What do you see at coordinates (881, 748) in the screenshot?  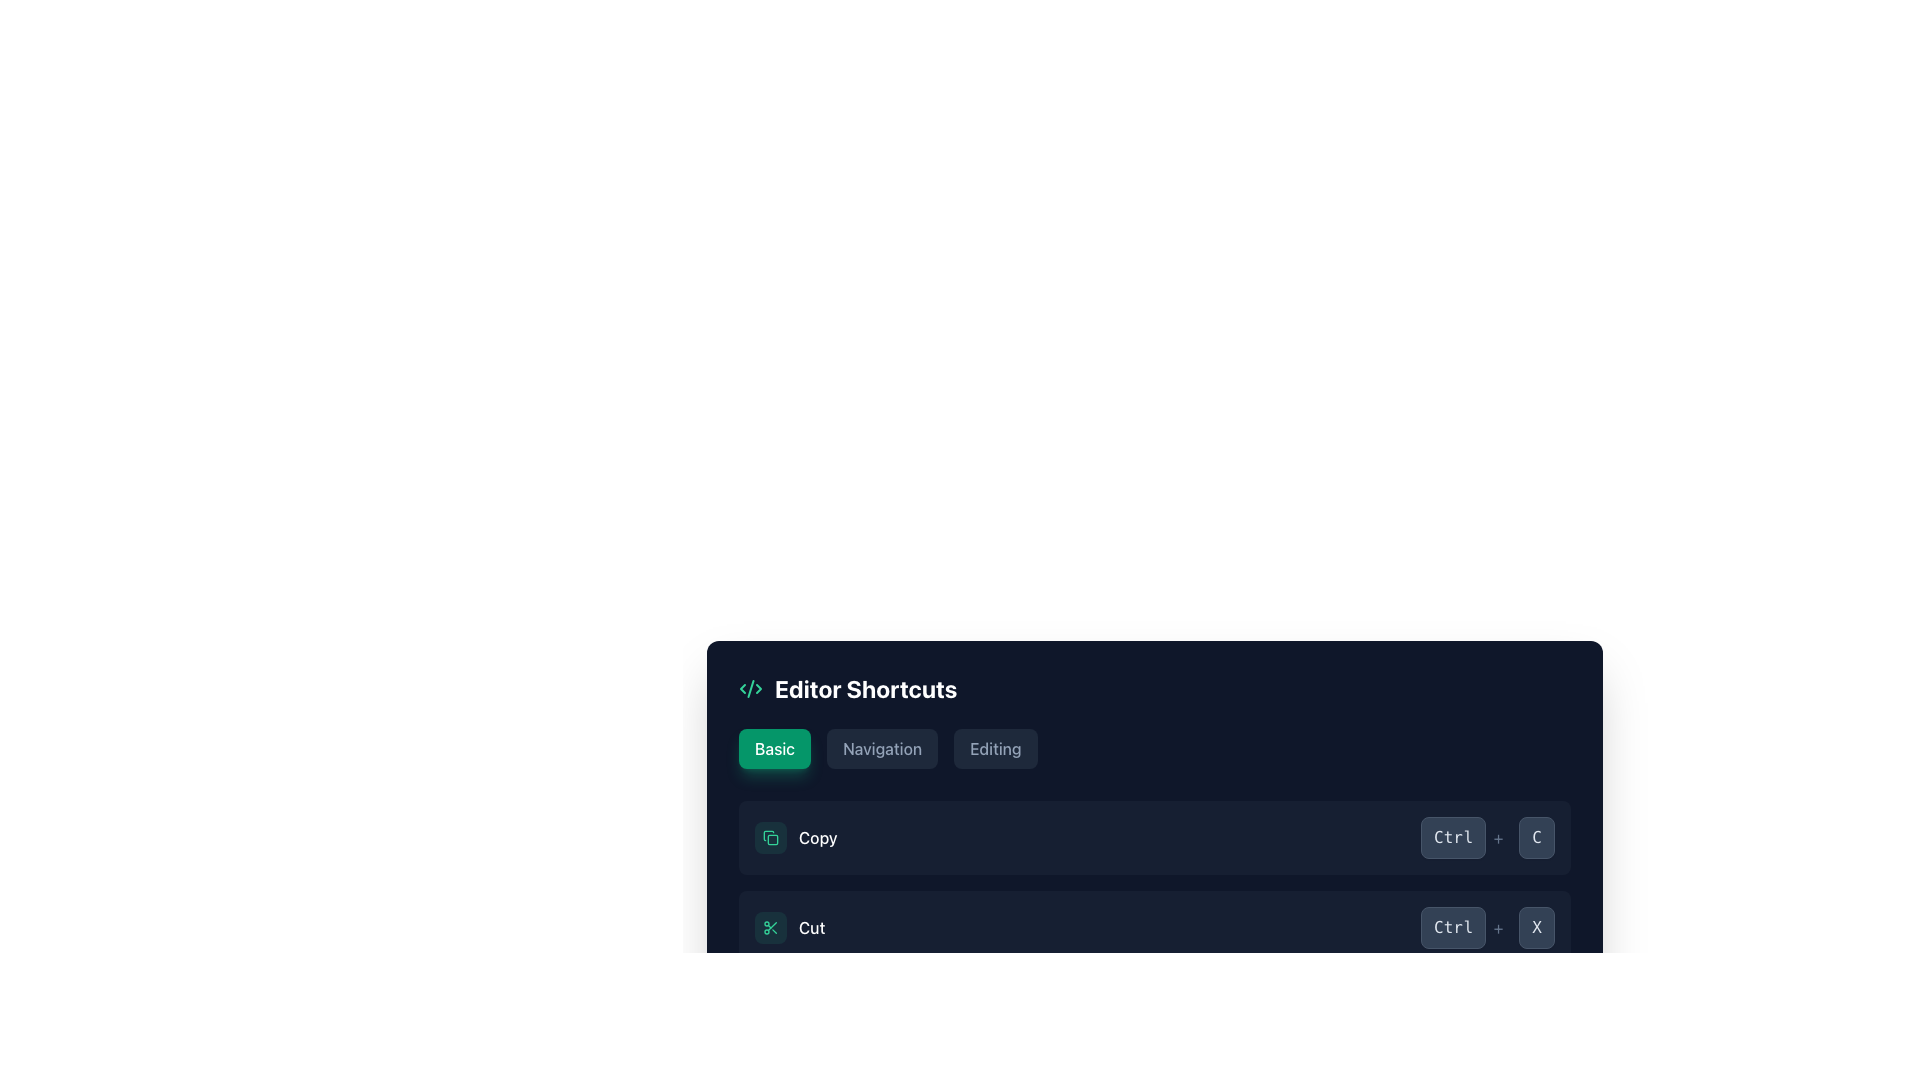 I see `the 'Navigation' textual label located within the pill-shaped button group, which is the middle button between 'Basic' and 'Editing.'` at bounding box center [881, 748].